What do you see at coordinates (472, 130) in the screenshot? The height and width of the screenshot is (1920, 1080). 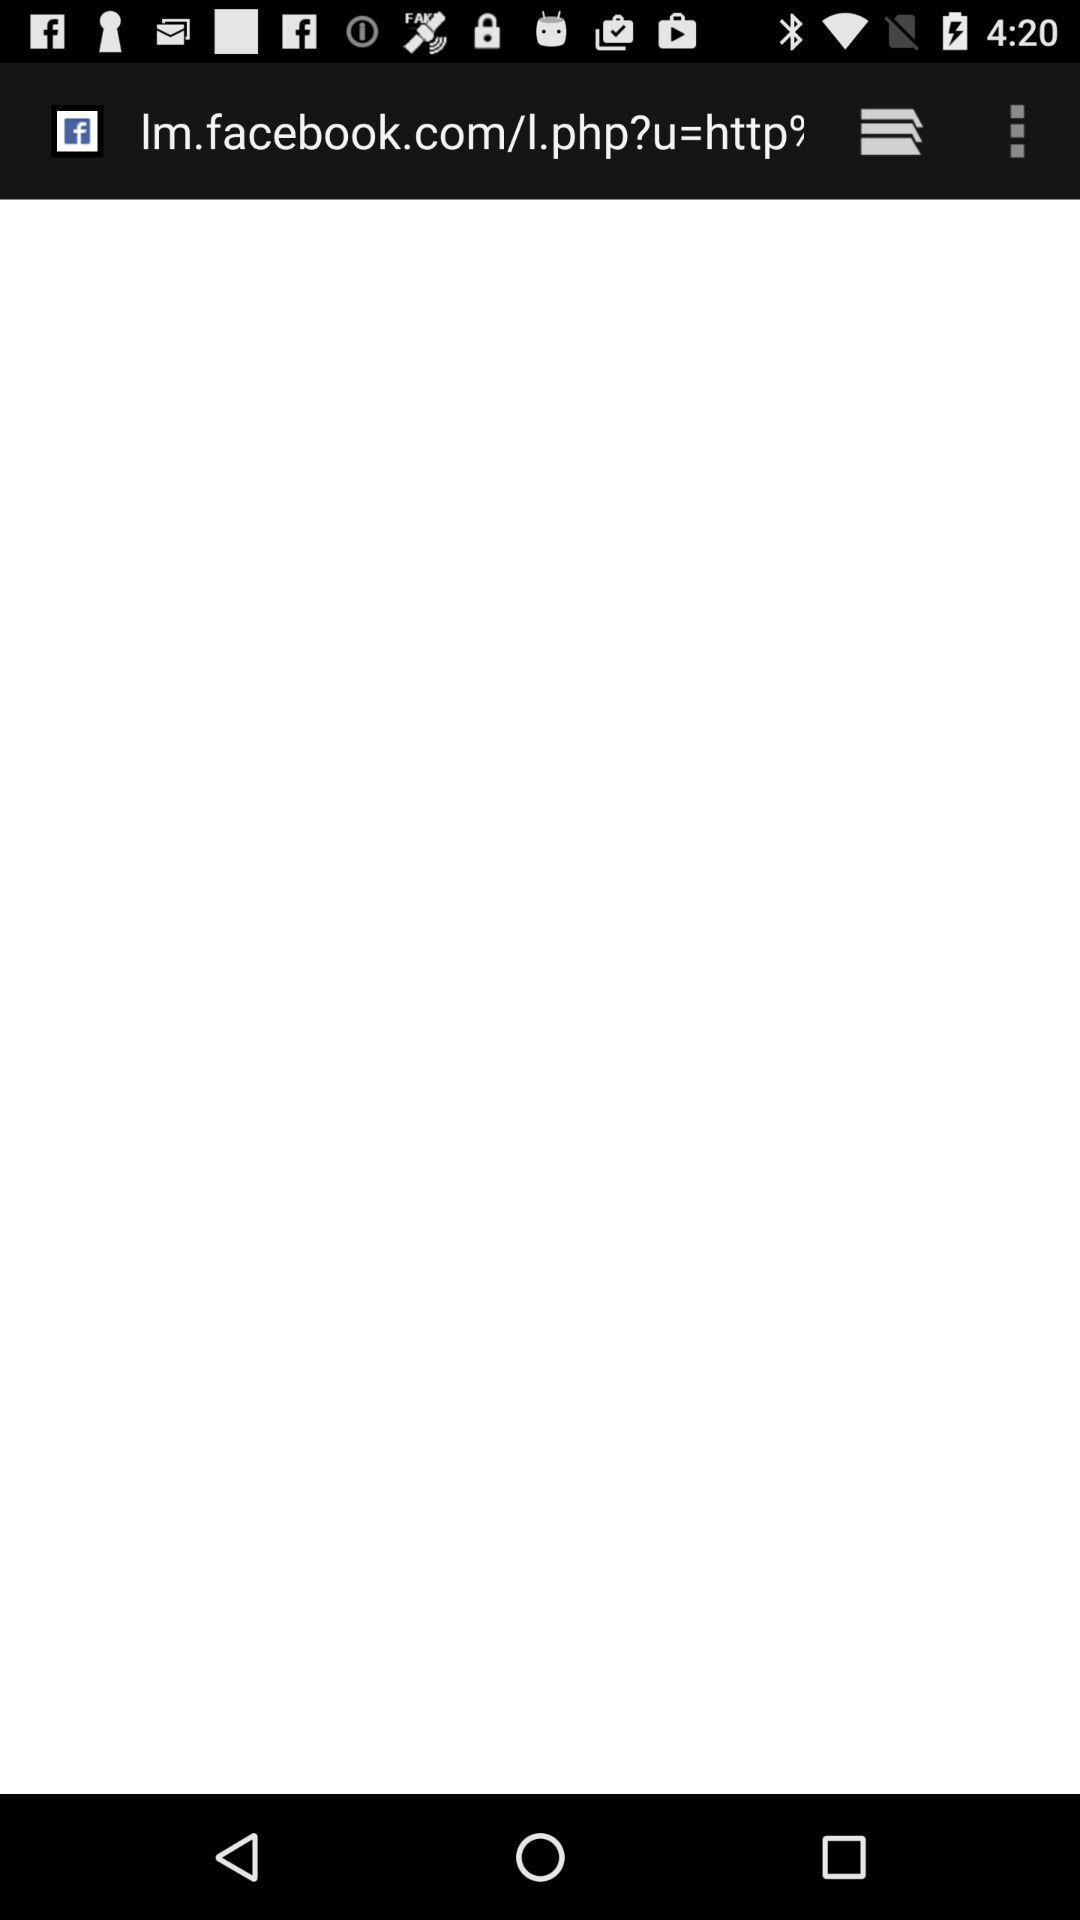 I see `the lm facebook com at the top` at bounding box center [472, 130].